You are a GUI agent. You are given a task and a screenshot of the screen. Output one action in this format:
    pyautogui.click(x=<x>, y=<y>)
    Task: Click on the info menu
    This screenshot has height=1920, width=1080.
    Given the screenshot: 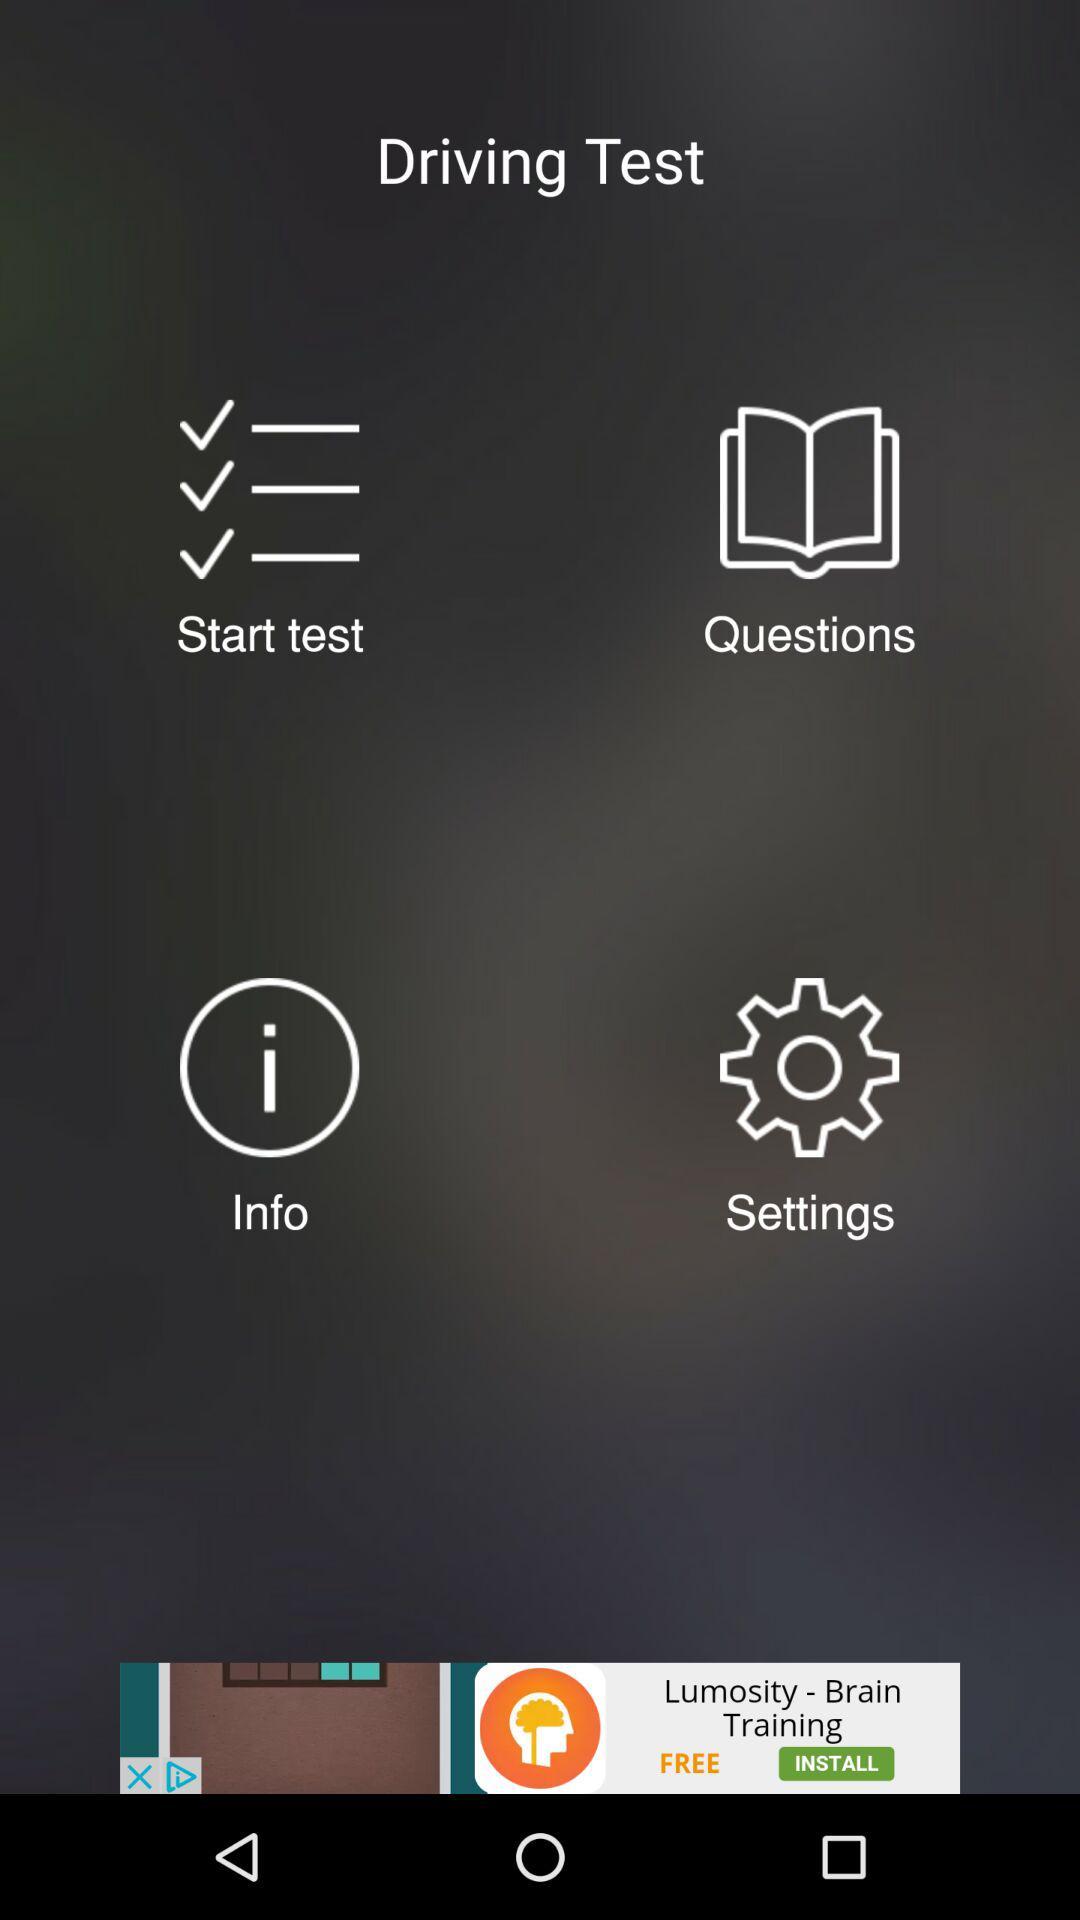 What is the action you would take?
    pyautogui.click(x=268, y=1066)
    